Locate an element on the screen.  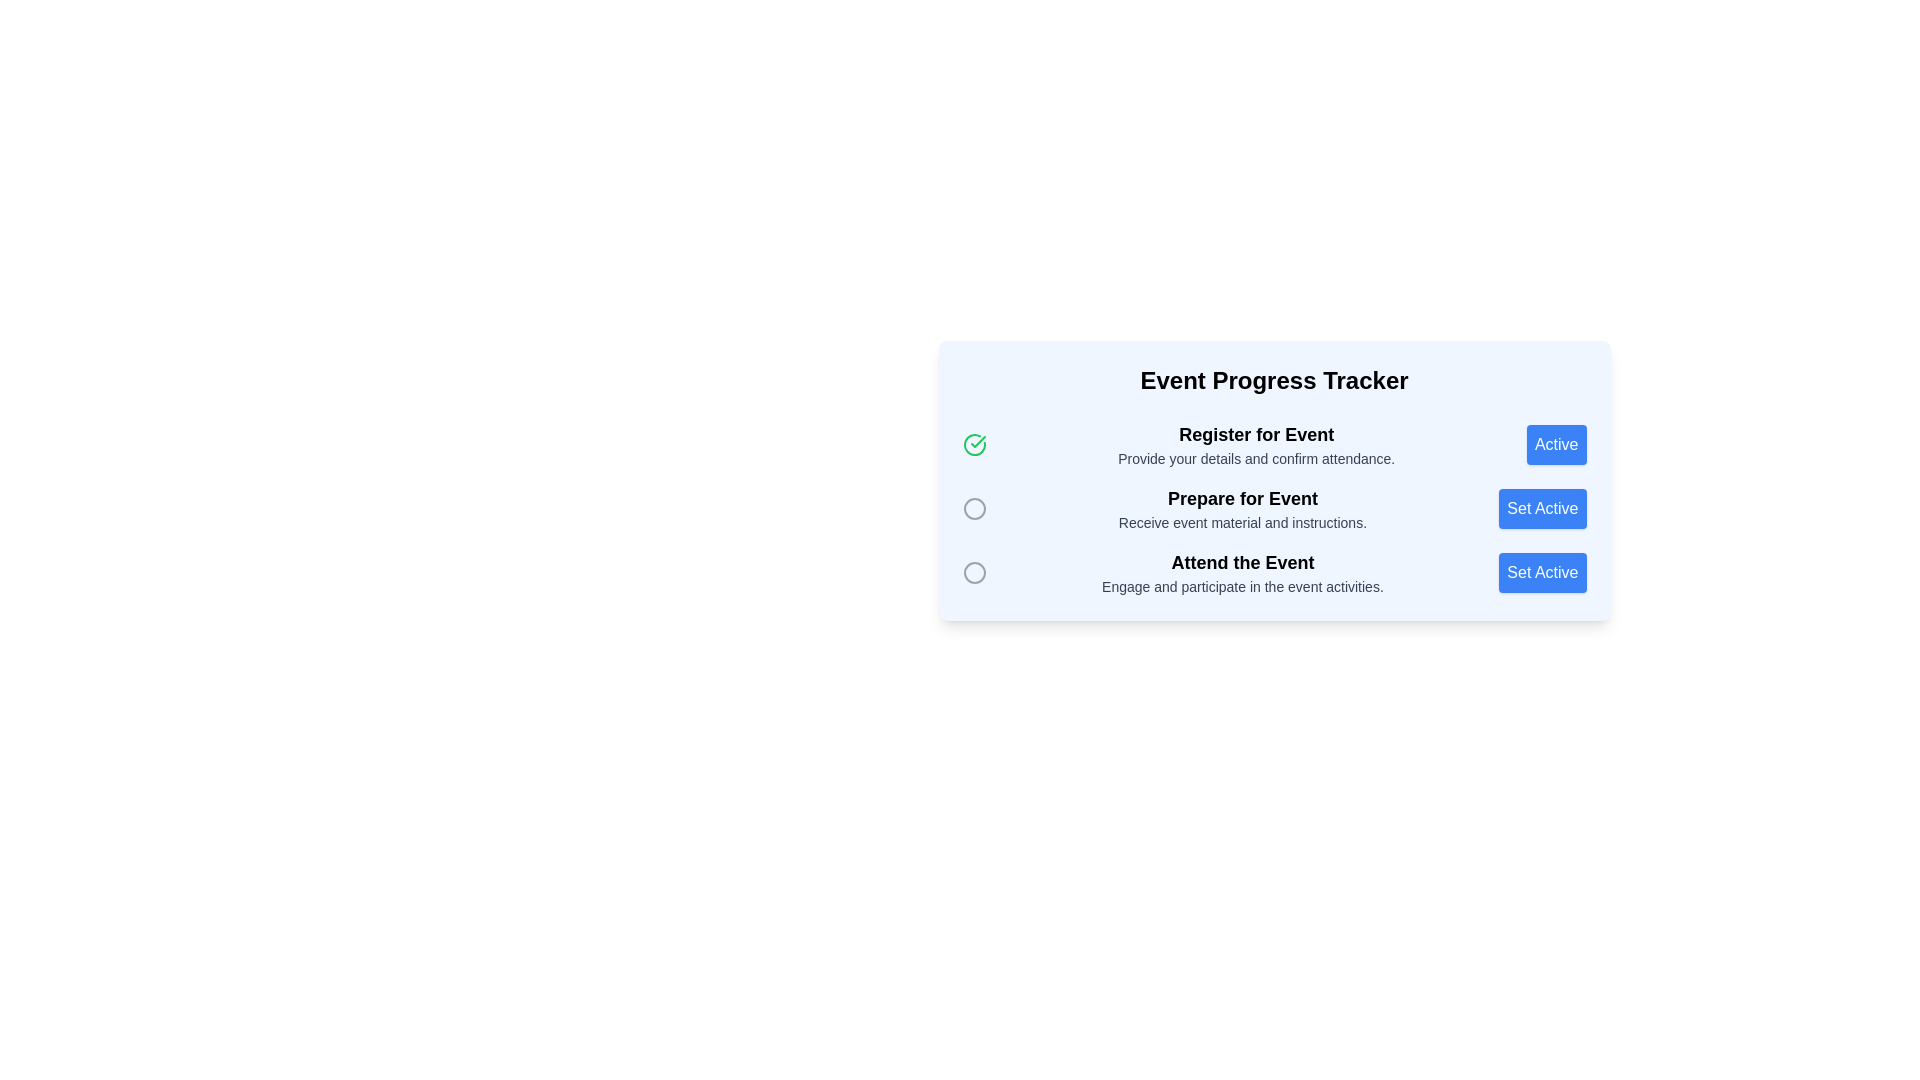
text label or heading that serves as the title for the activity tracker section, located centrally near the top of the section is located at coordinates (1273, 381).